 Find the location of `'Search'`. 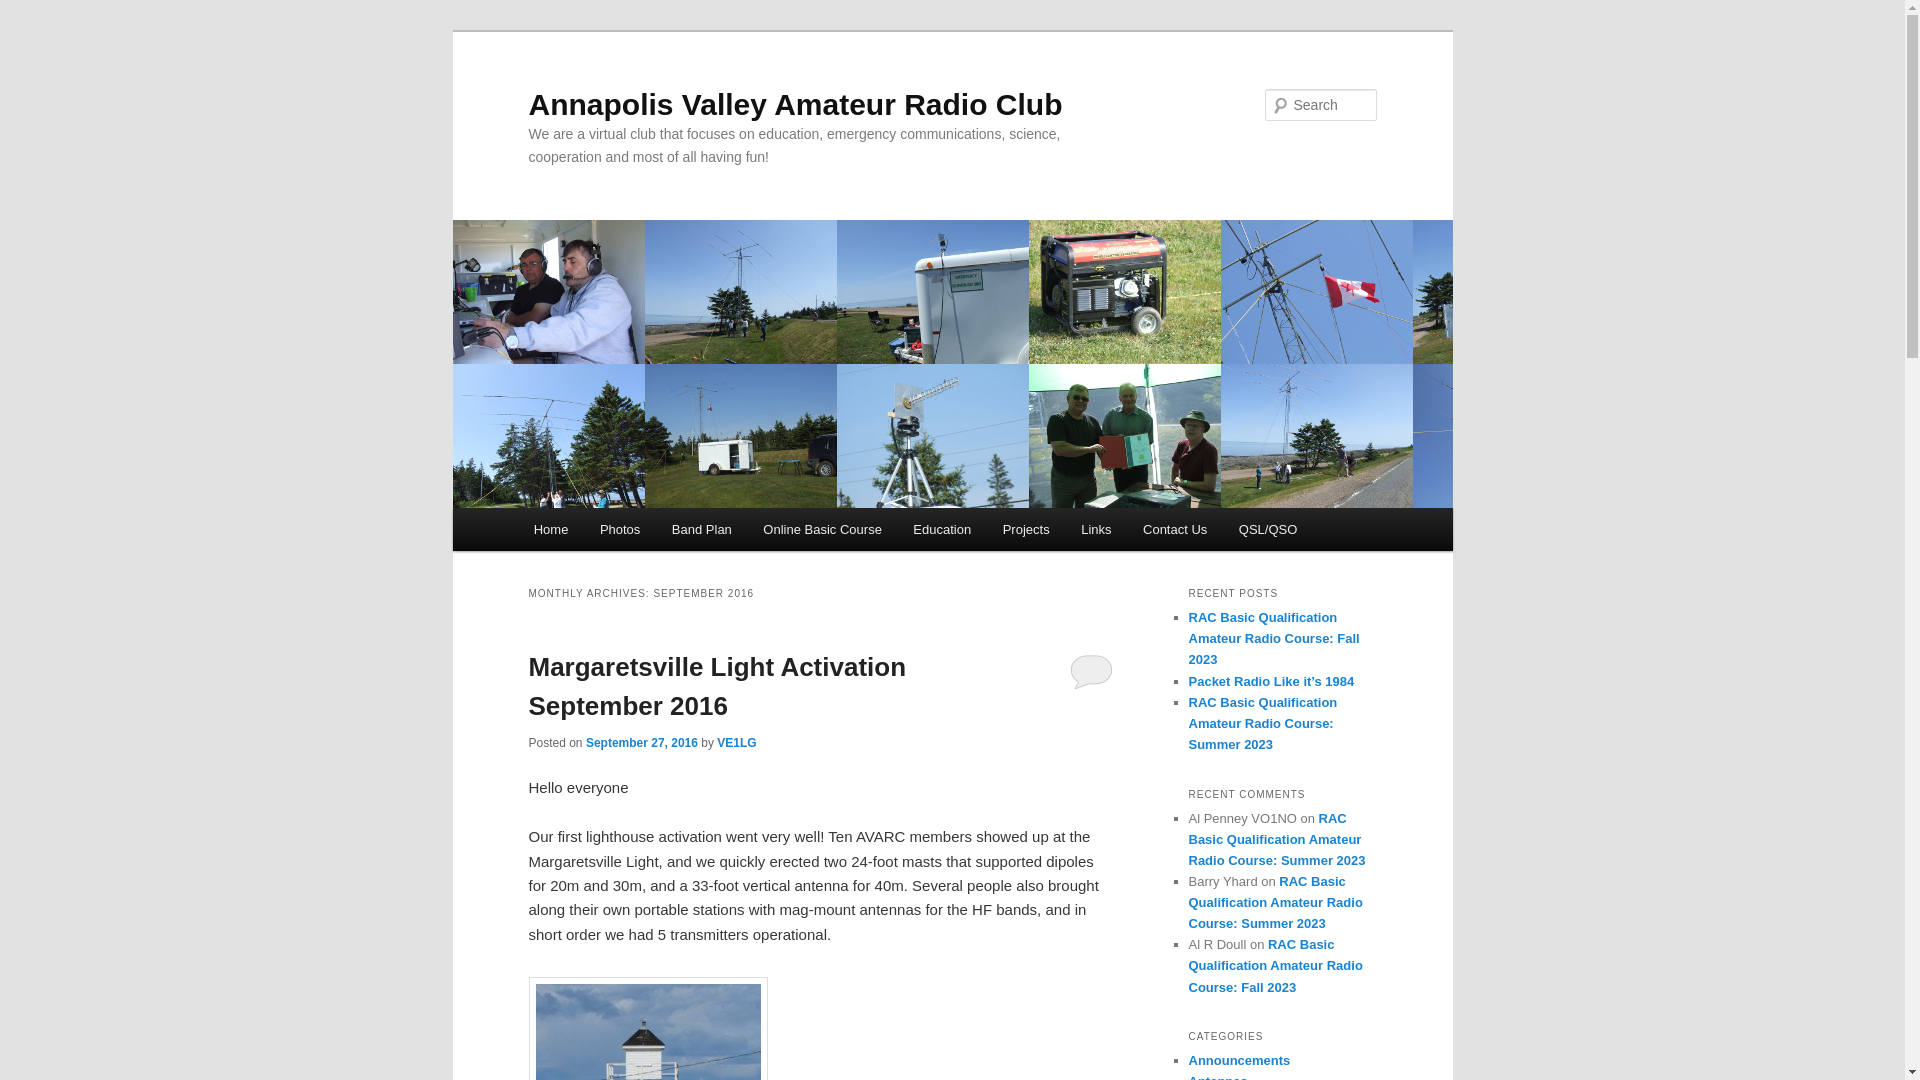

'Search' is located at coordinates (32, 11).